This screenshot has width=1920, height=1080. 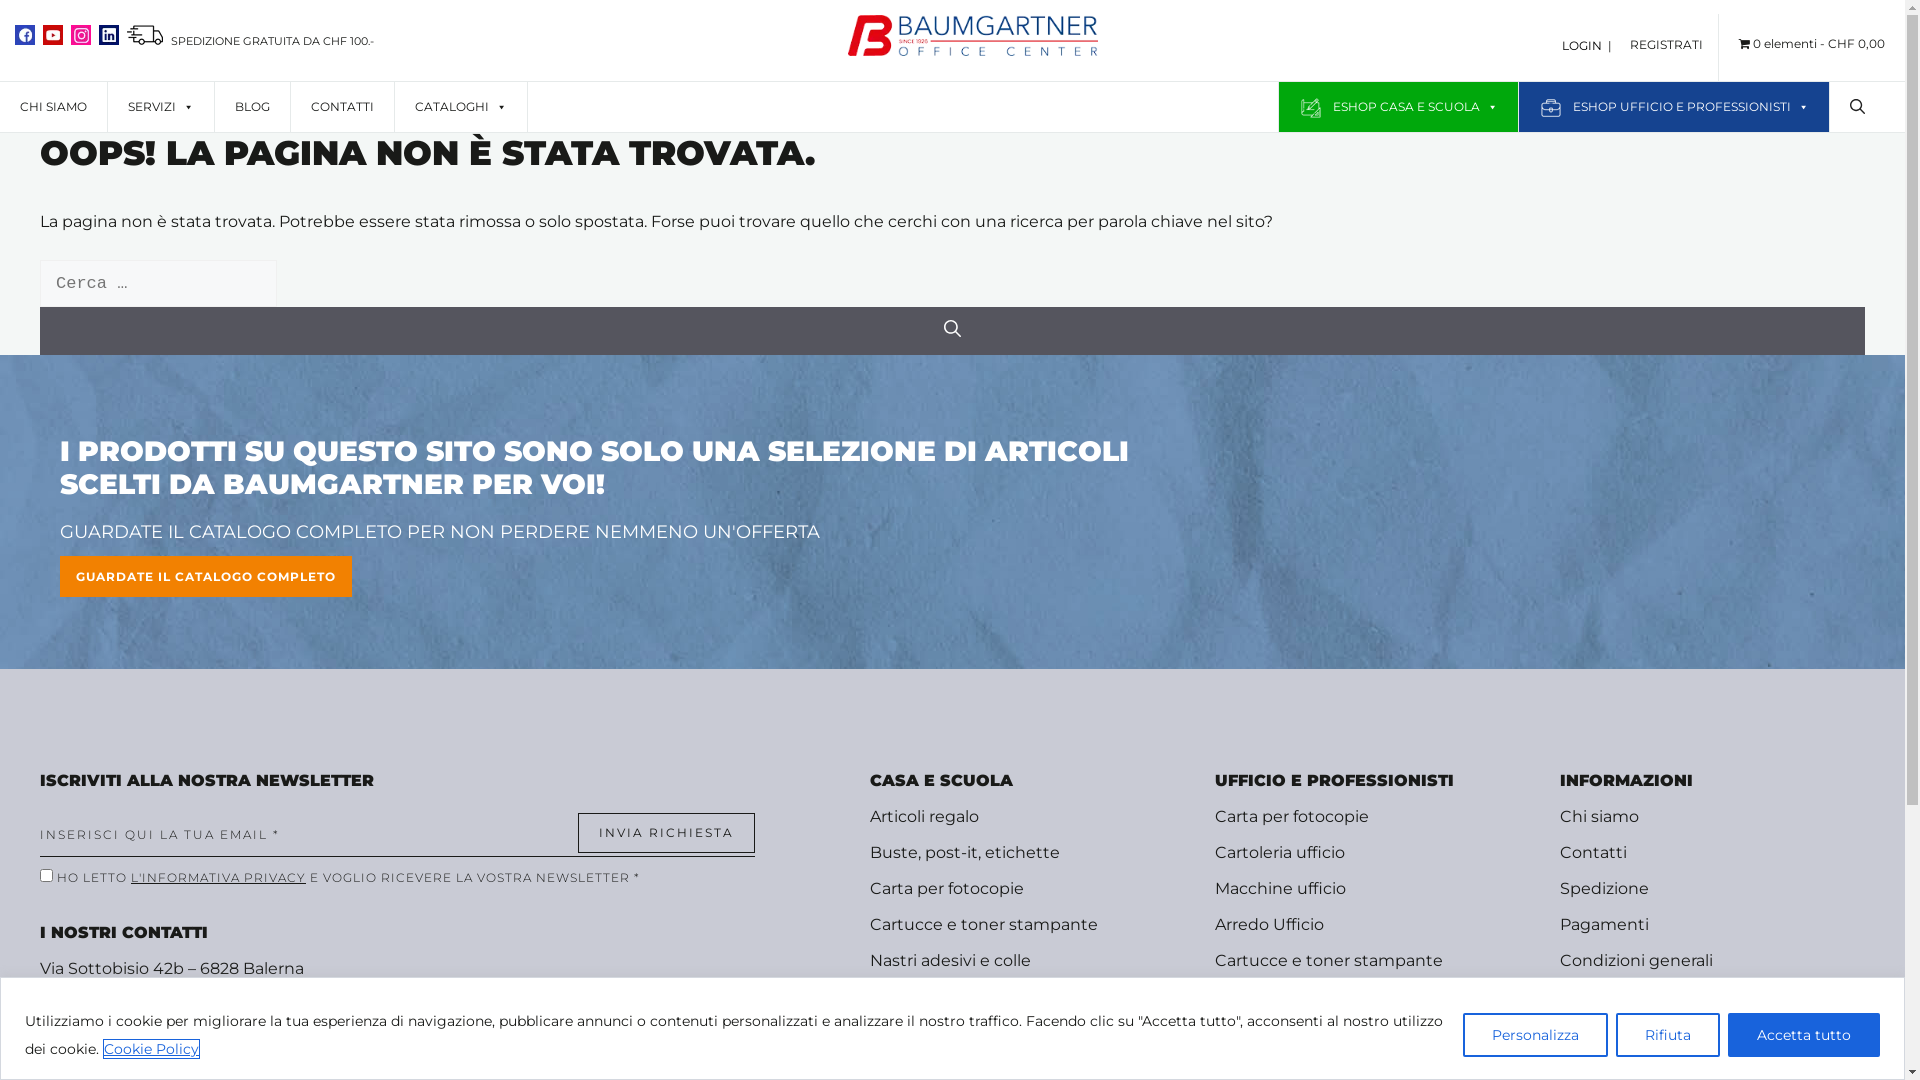 I want to click on 'CHI SIAMO', so click(x=53, y=107).